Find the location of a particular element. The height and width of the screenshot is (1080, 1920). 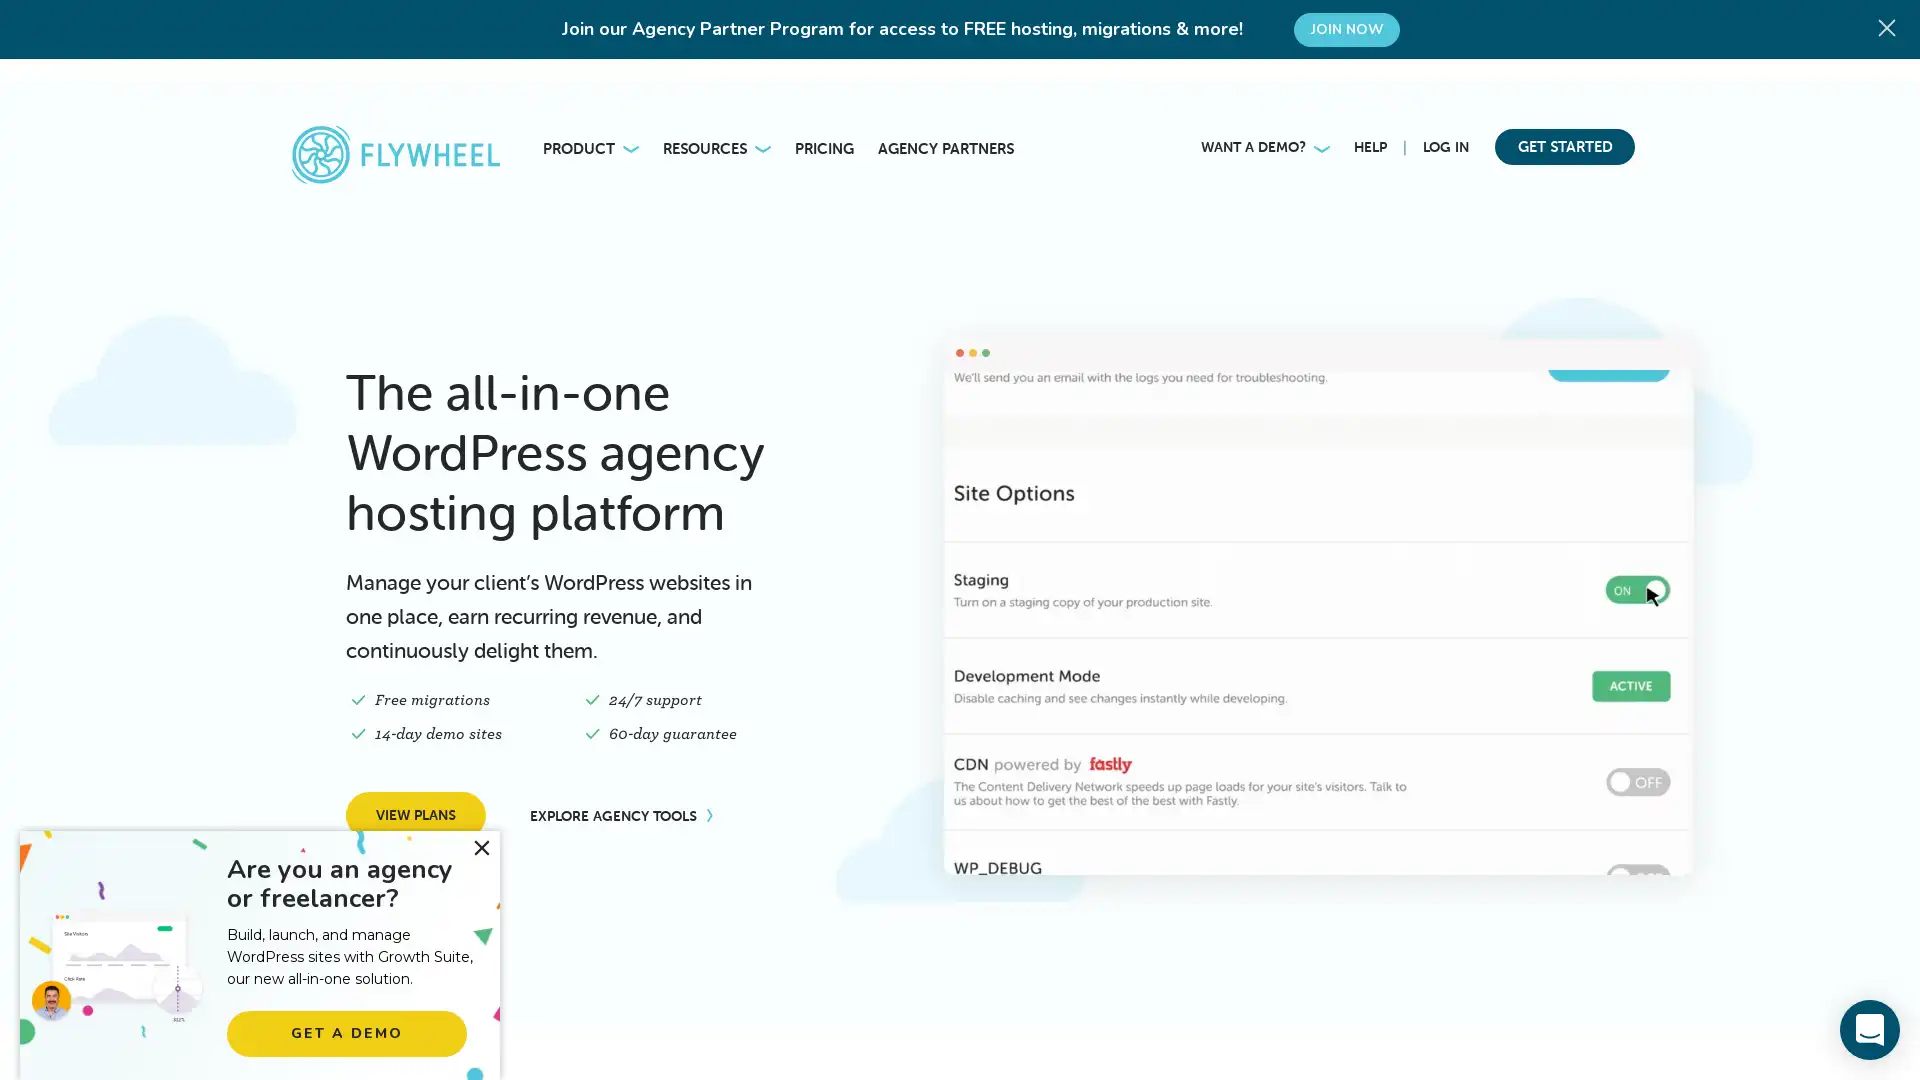

Close is located at coordinates (481, 848).